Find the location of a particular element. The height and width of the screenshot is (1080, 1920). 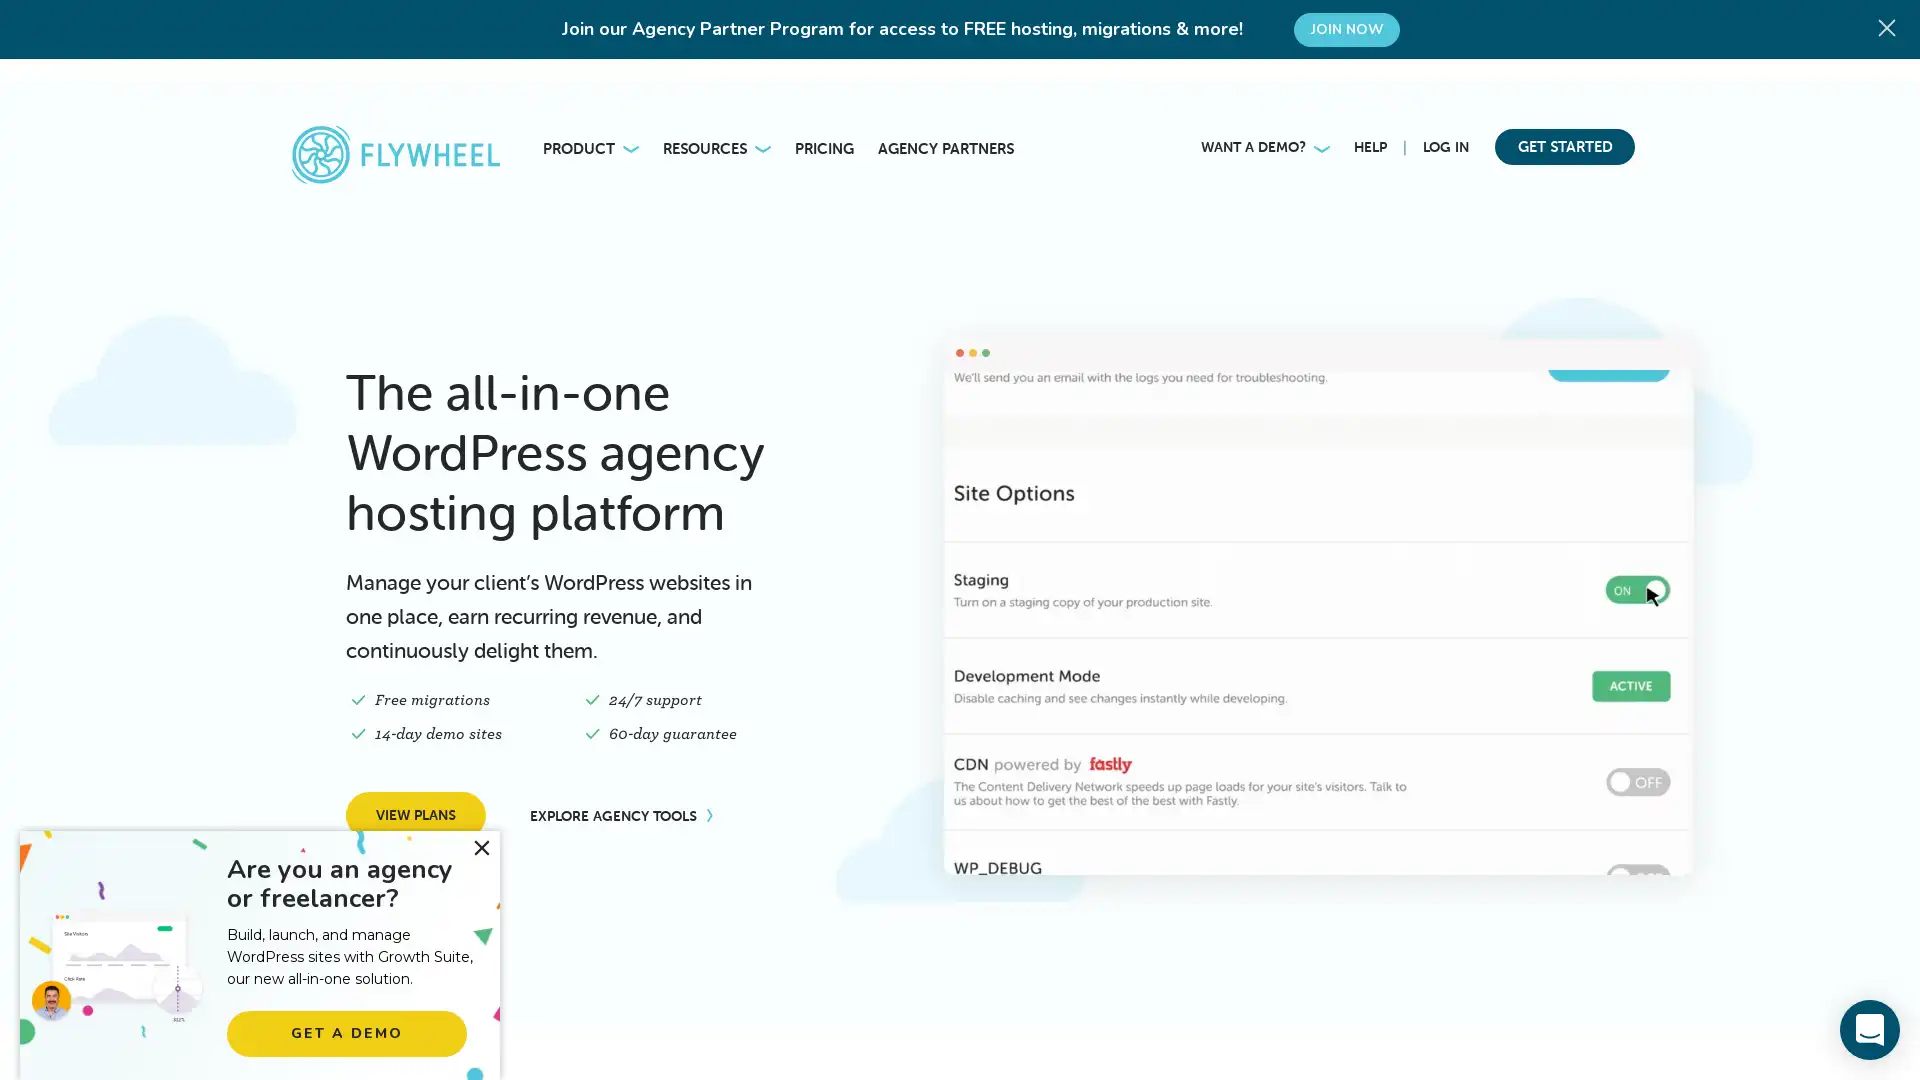

Close is located at coordinates (481, 848).